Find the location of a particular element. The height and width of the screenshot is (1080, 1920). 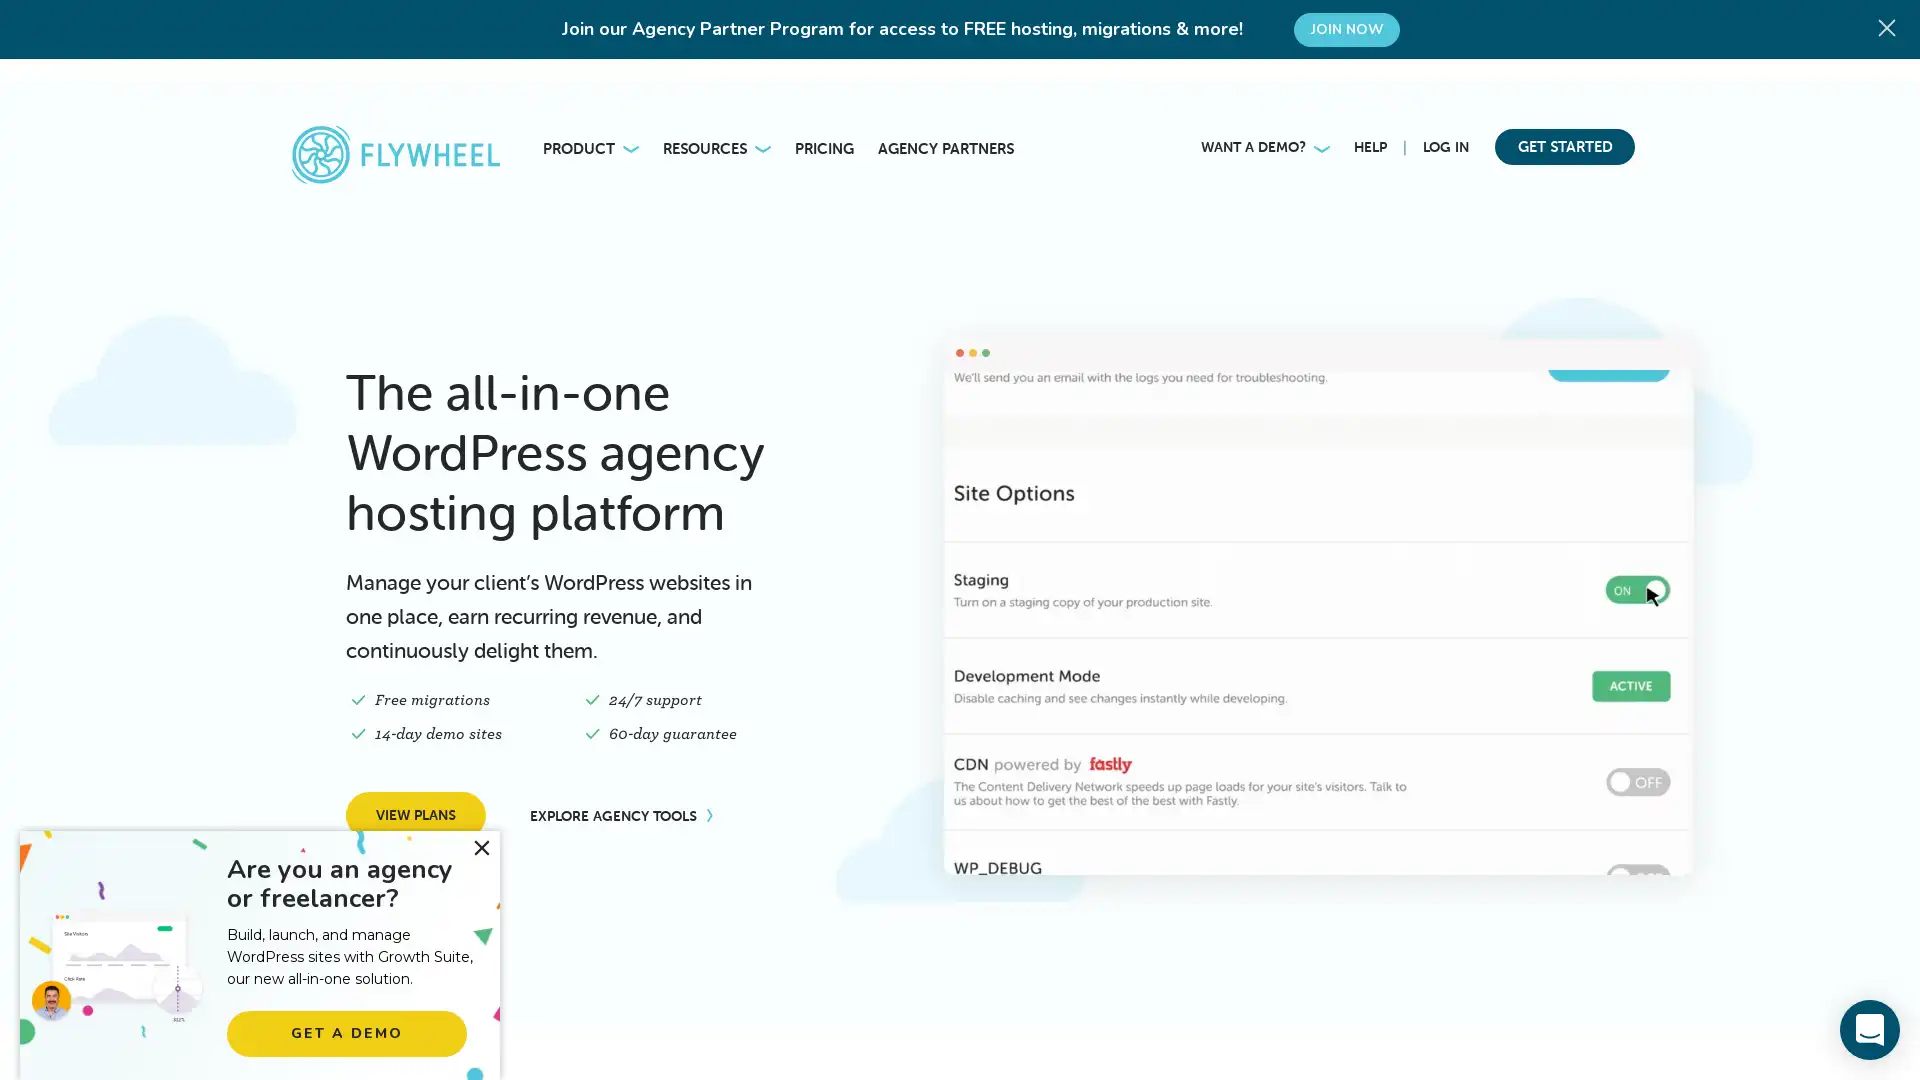

Close is located at coordinates (481, 848).